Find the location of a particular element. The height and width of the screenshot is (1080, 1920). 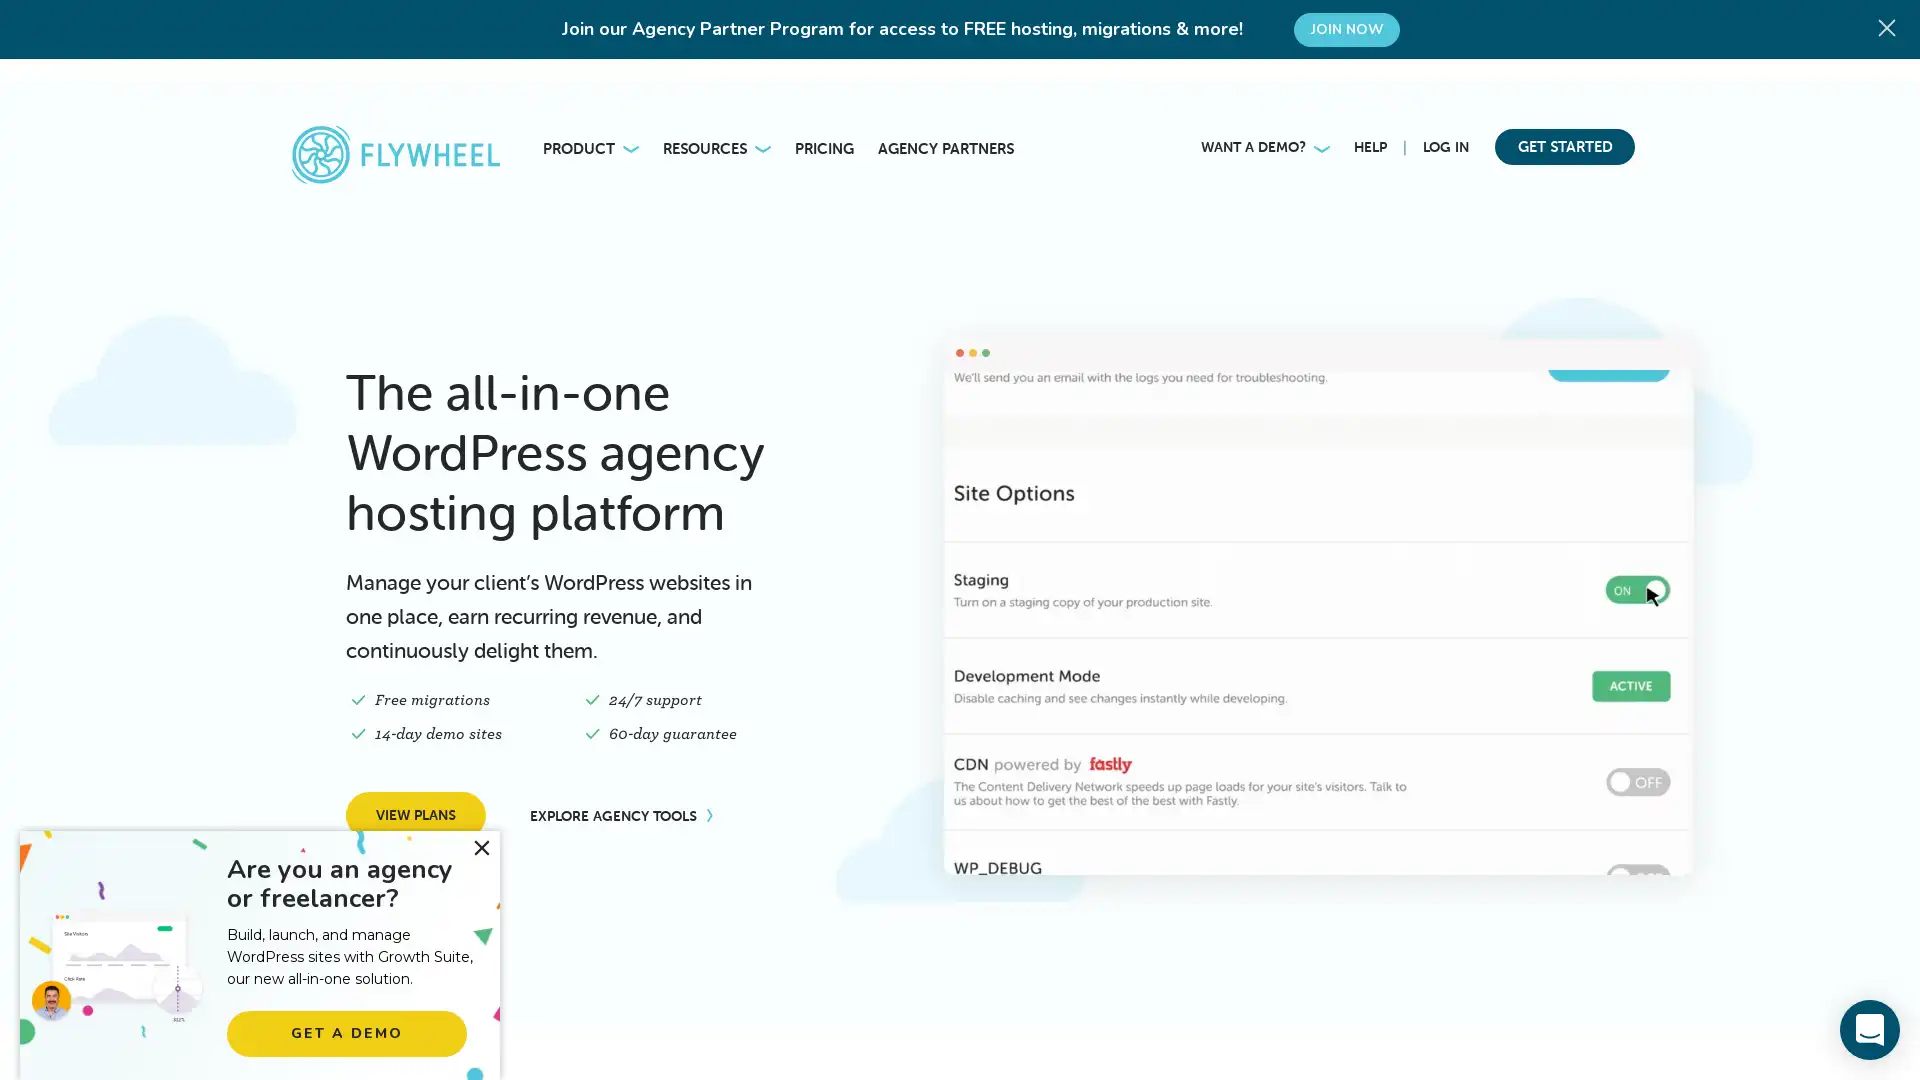

Close is located at coordinates (481, 848).